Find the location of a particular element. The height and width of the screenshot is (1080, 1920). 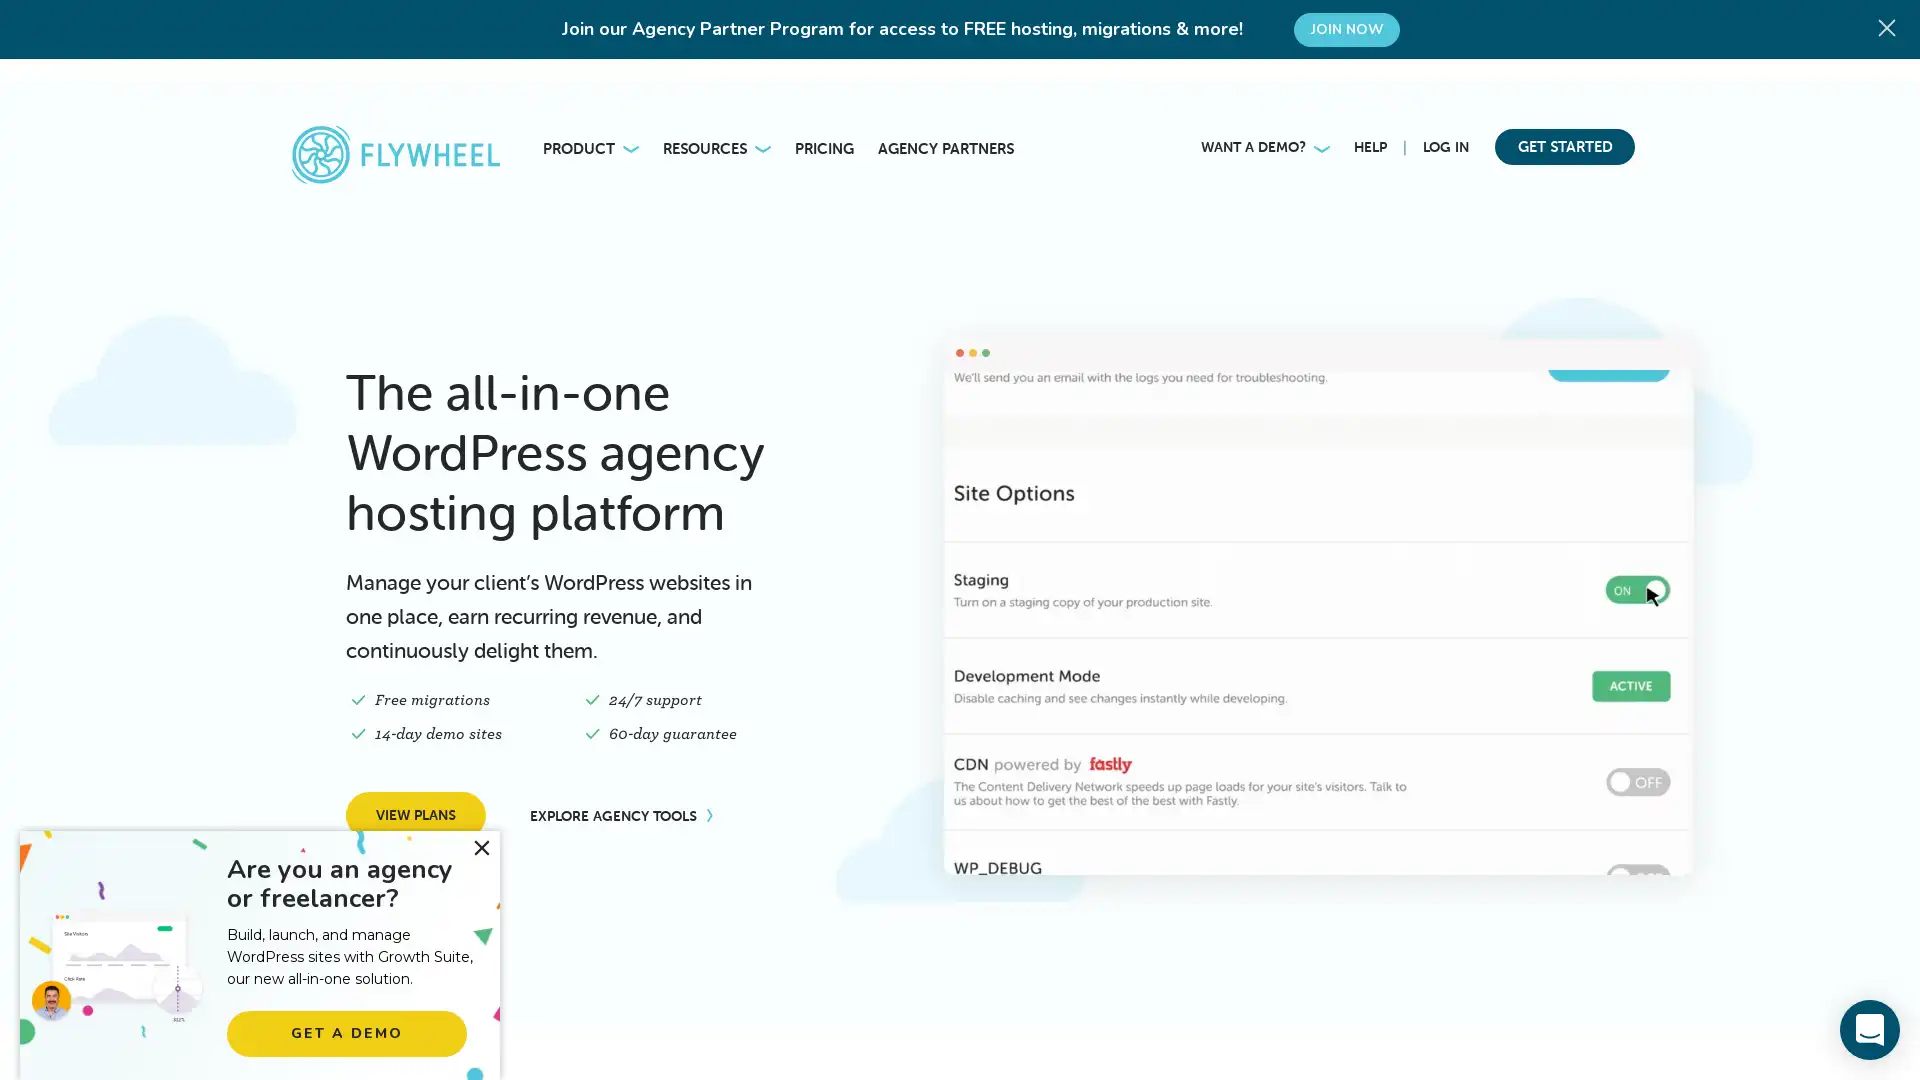

Close is located at coordinates (481, 848).